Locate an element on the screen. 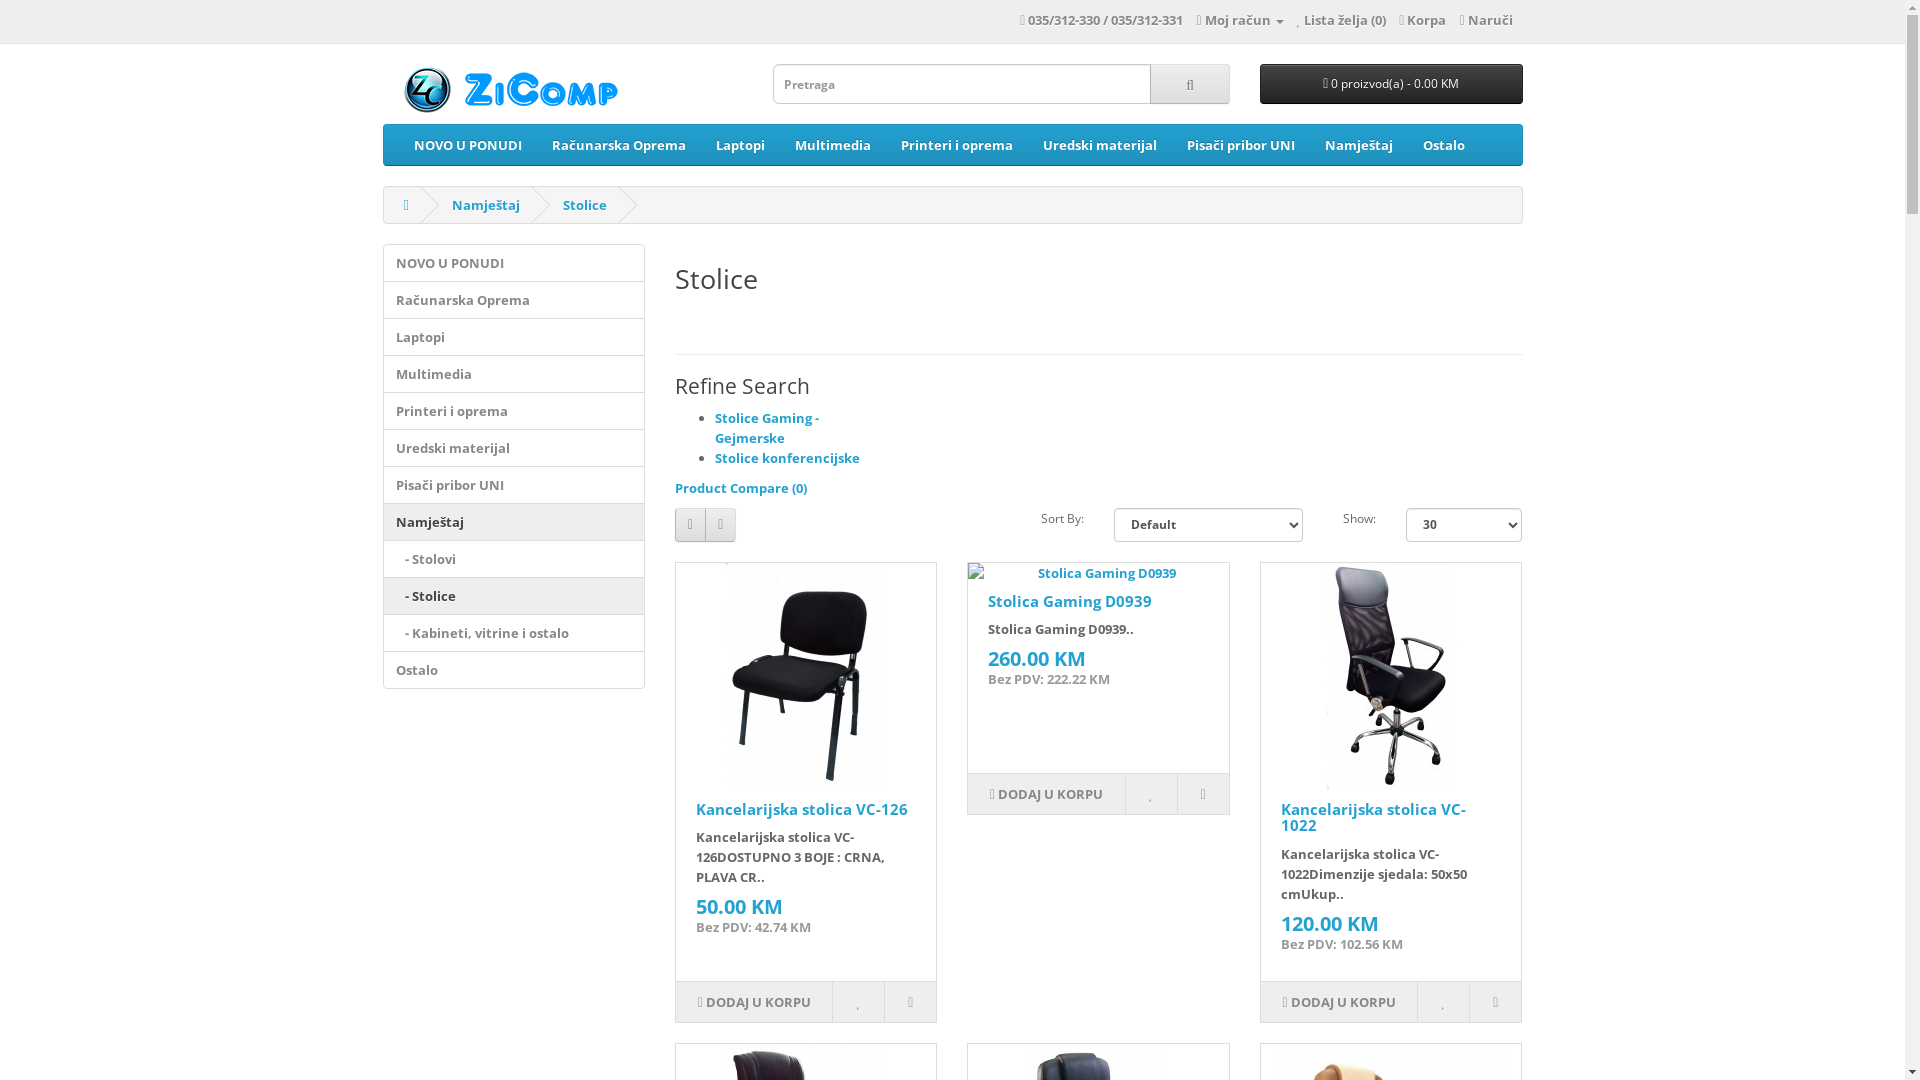  'ZiComp' is located at coordinates (515, 87).